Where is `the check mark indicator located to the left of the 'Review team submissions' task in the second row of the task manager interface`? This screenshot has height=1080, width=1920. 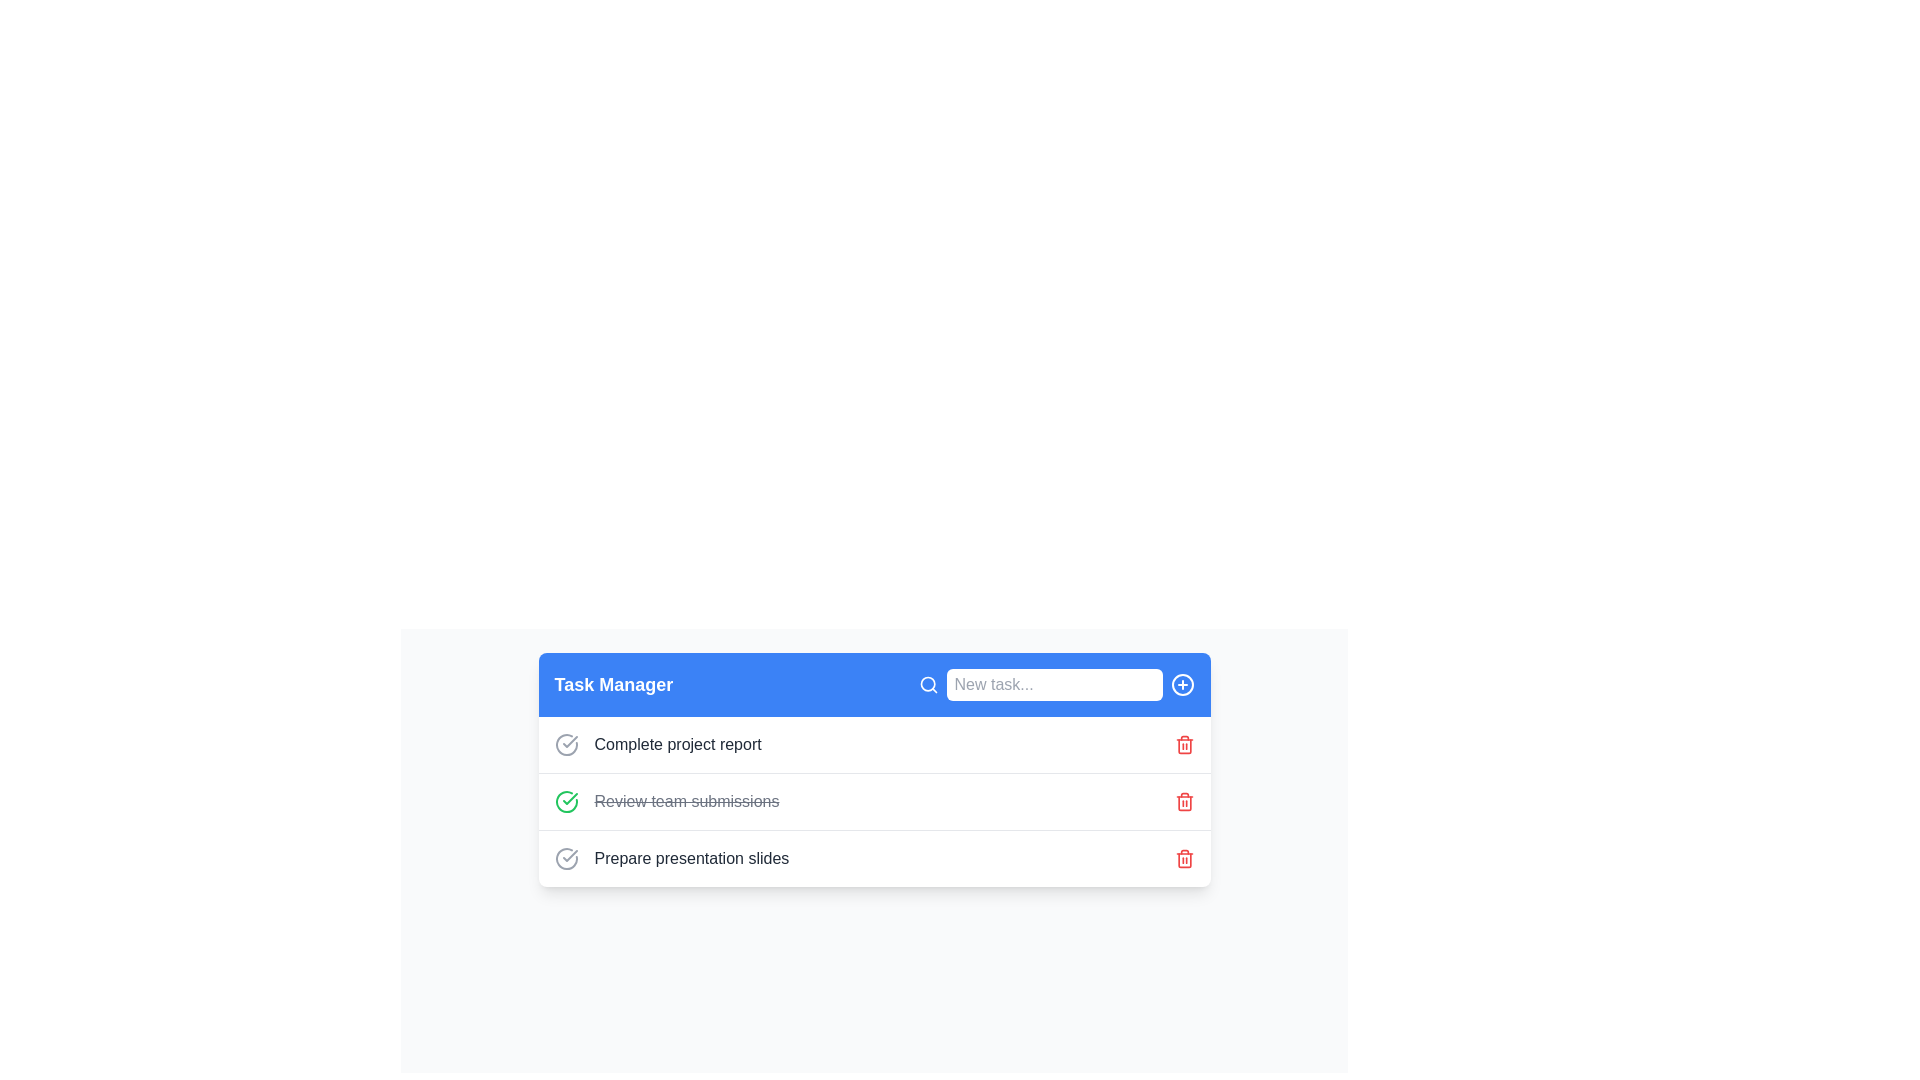
the check mark indicator located to the left of the 'Review team submissions' task in the second row of the task manager interface is located at coordinates (565, 801).